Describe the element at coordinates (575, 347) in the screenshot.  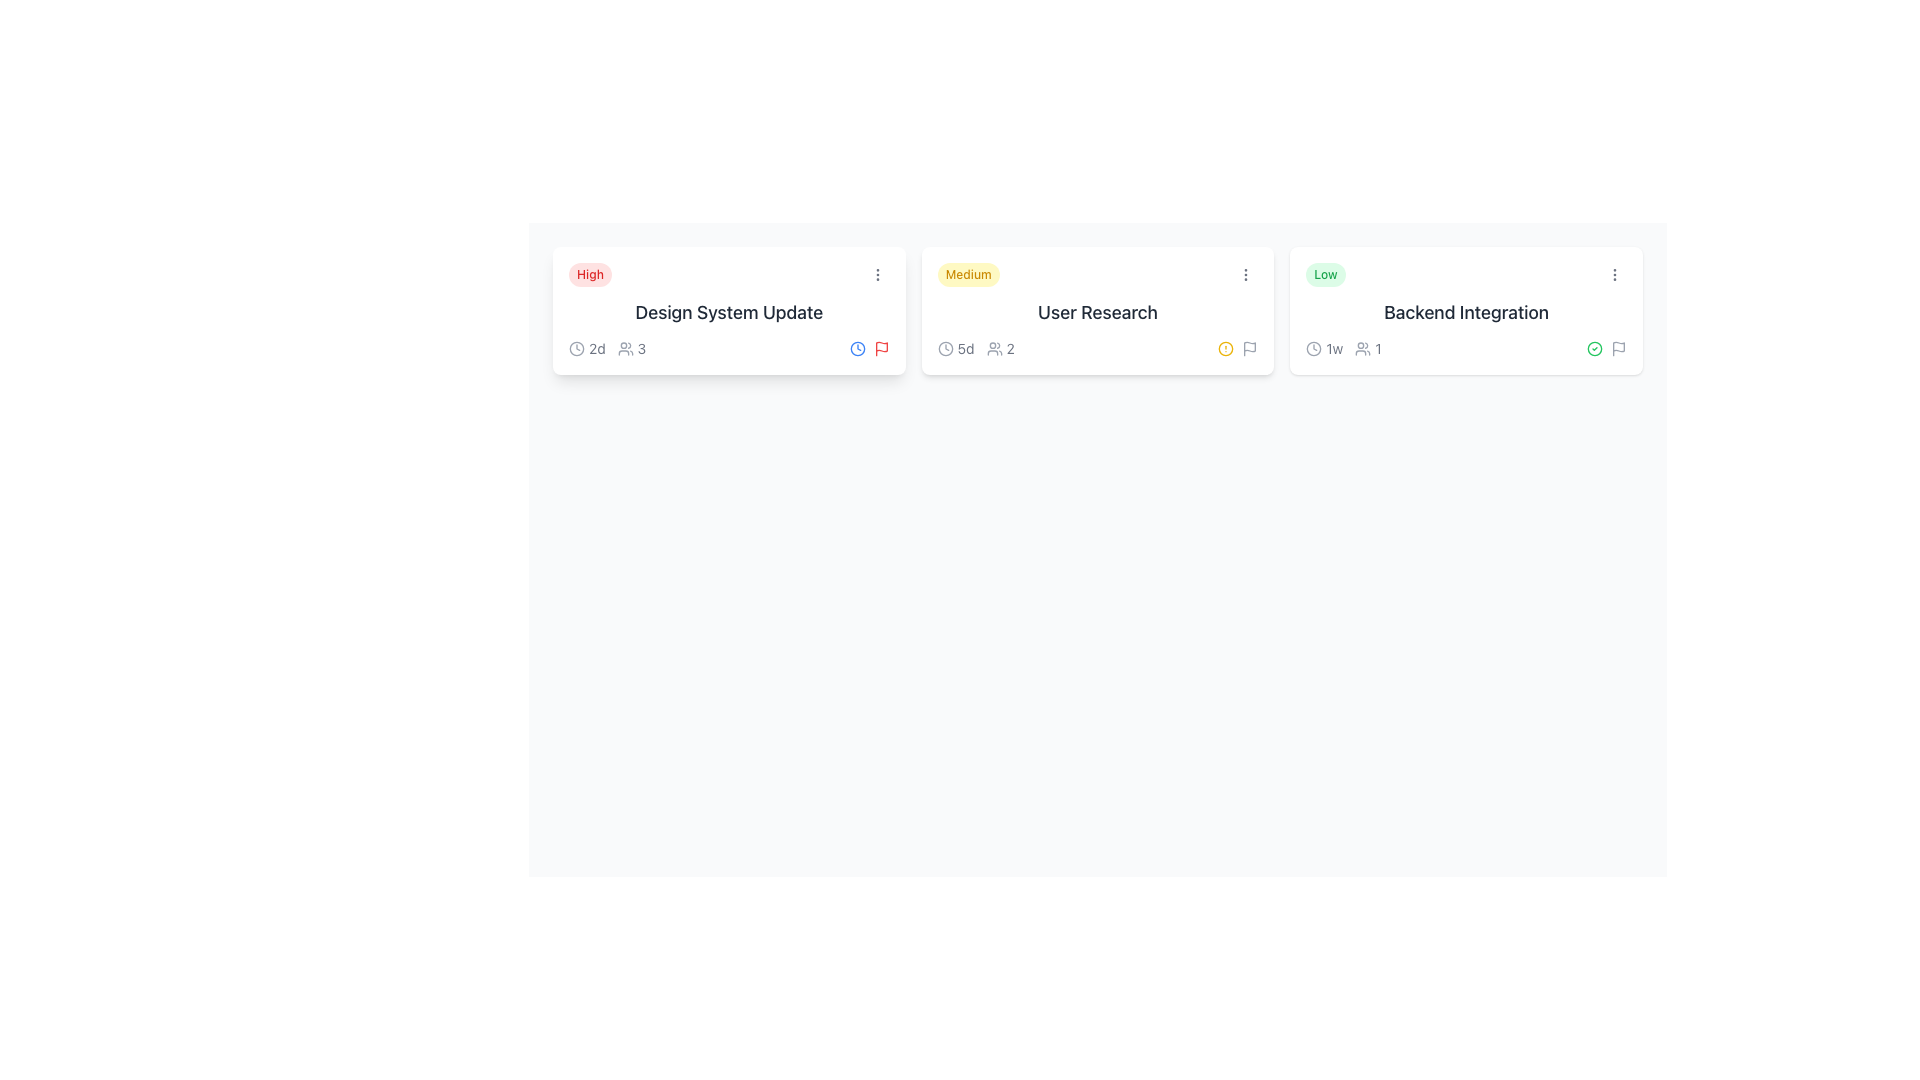
I see `the SVG circle element representing the clock in the bottom-right corner of the 'Design System Update' task card` at that location.